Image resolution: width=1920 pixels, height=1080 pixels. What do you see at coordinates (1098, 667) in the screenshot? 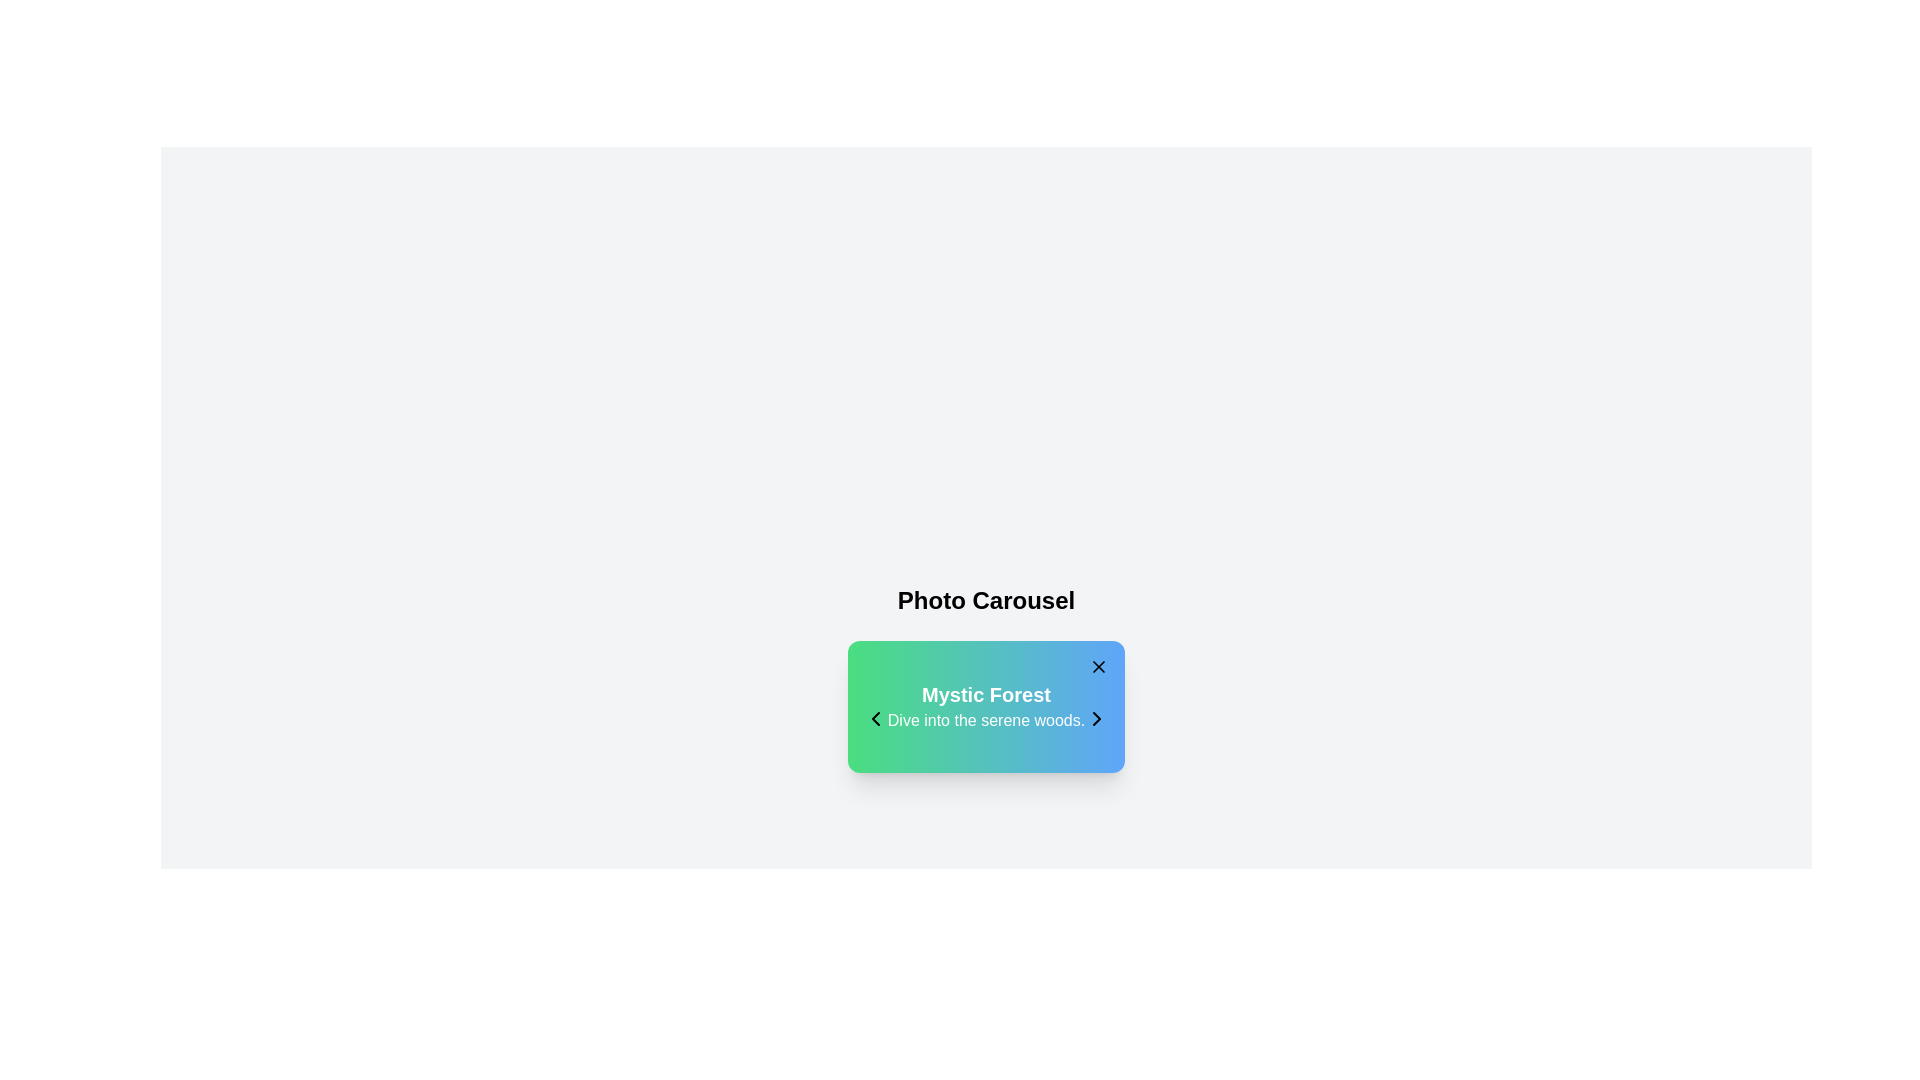
I see `the 'Close' button located in the top-right corner of the 'Mystic Forest' card` at bounding box center [1098, 667].